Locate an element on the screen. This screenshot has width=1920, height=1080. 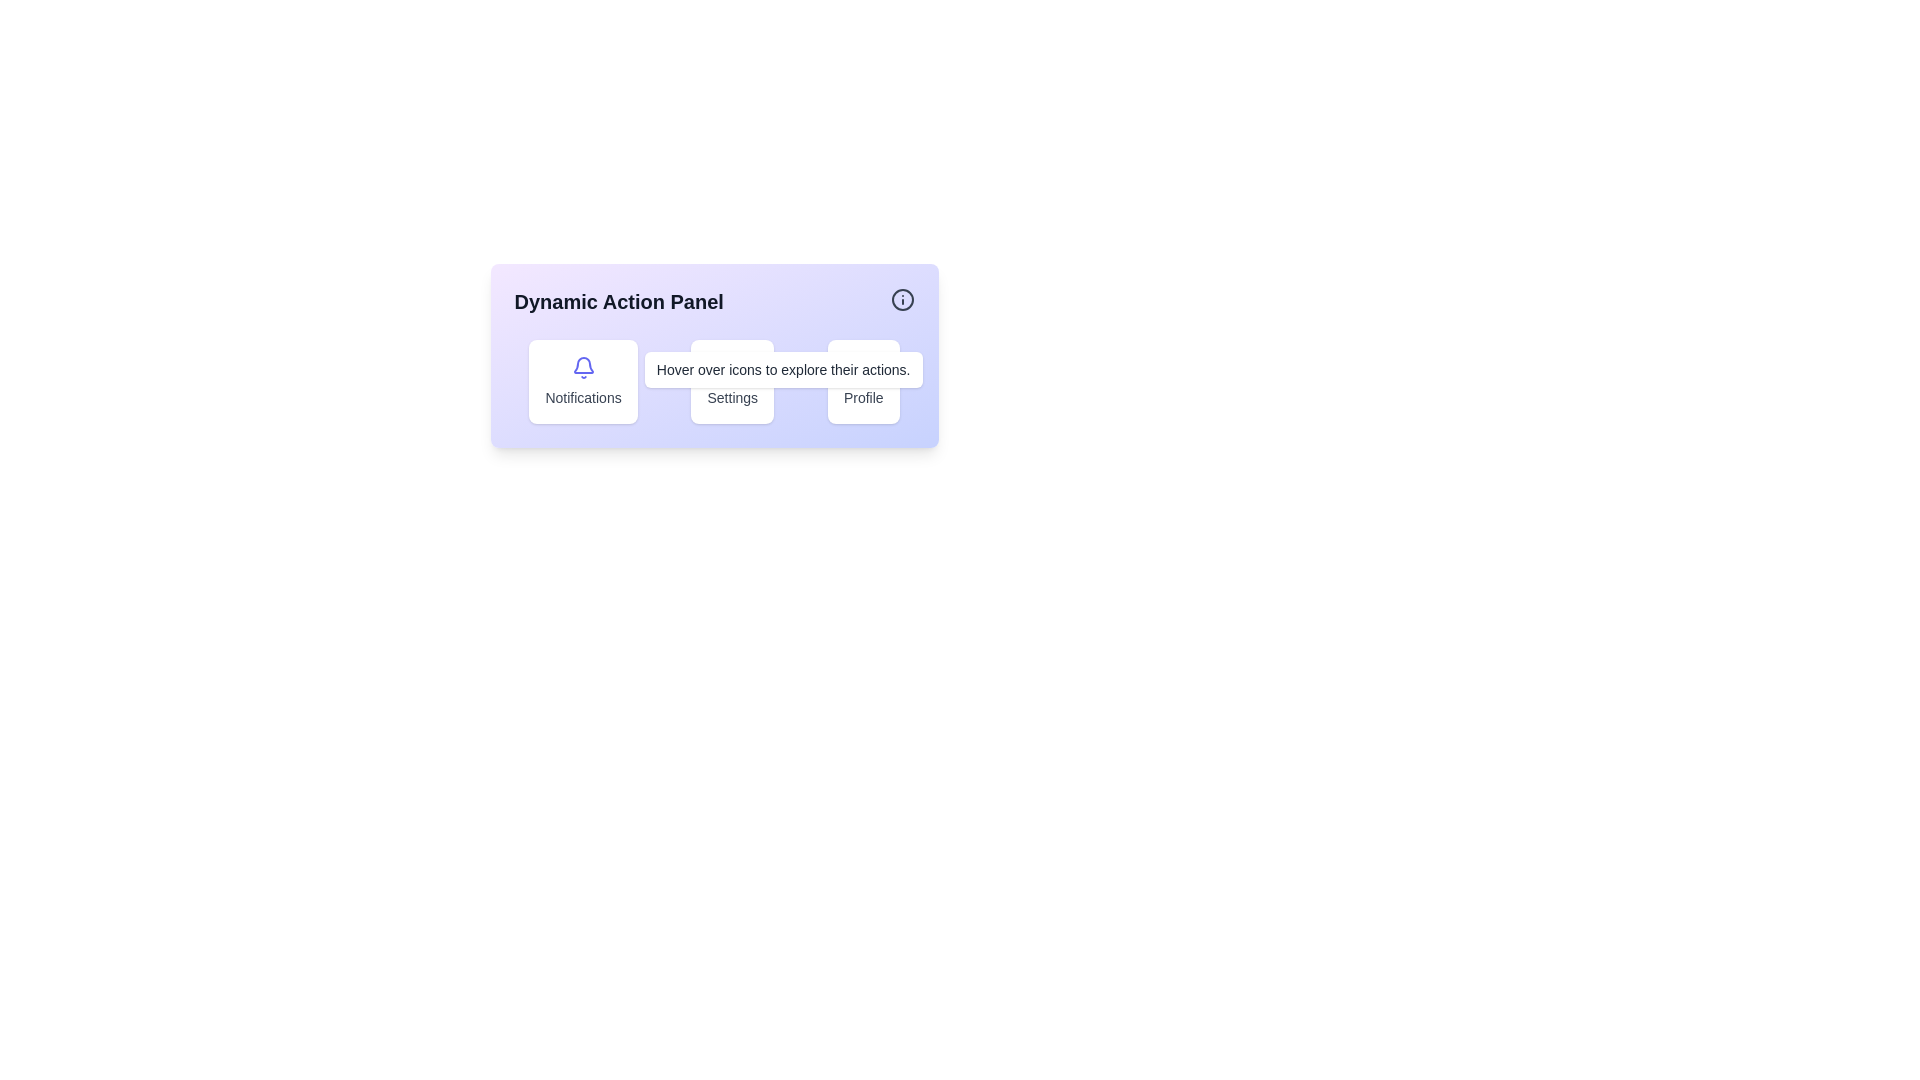
the information displayed in the tooltip with black background and white text reading 'Detail of Settings', positioned above the 'Settings' button is located at coordinates (731, 334).